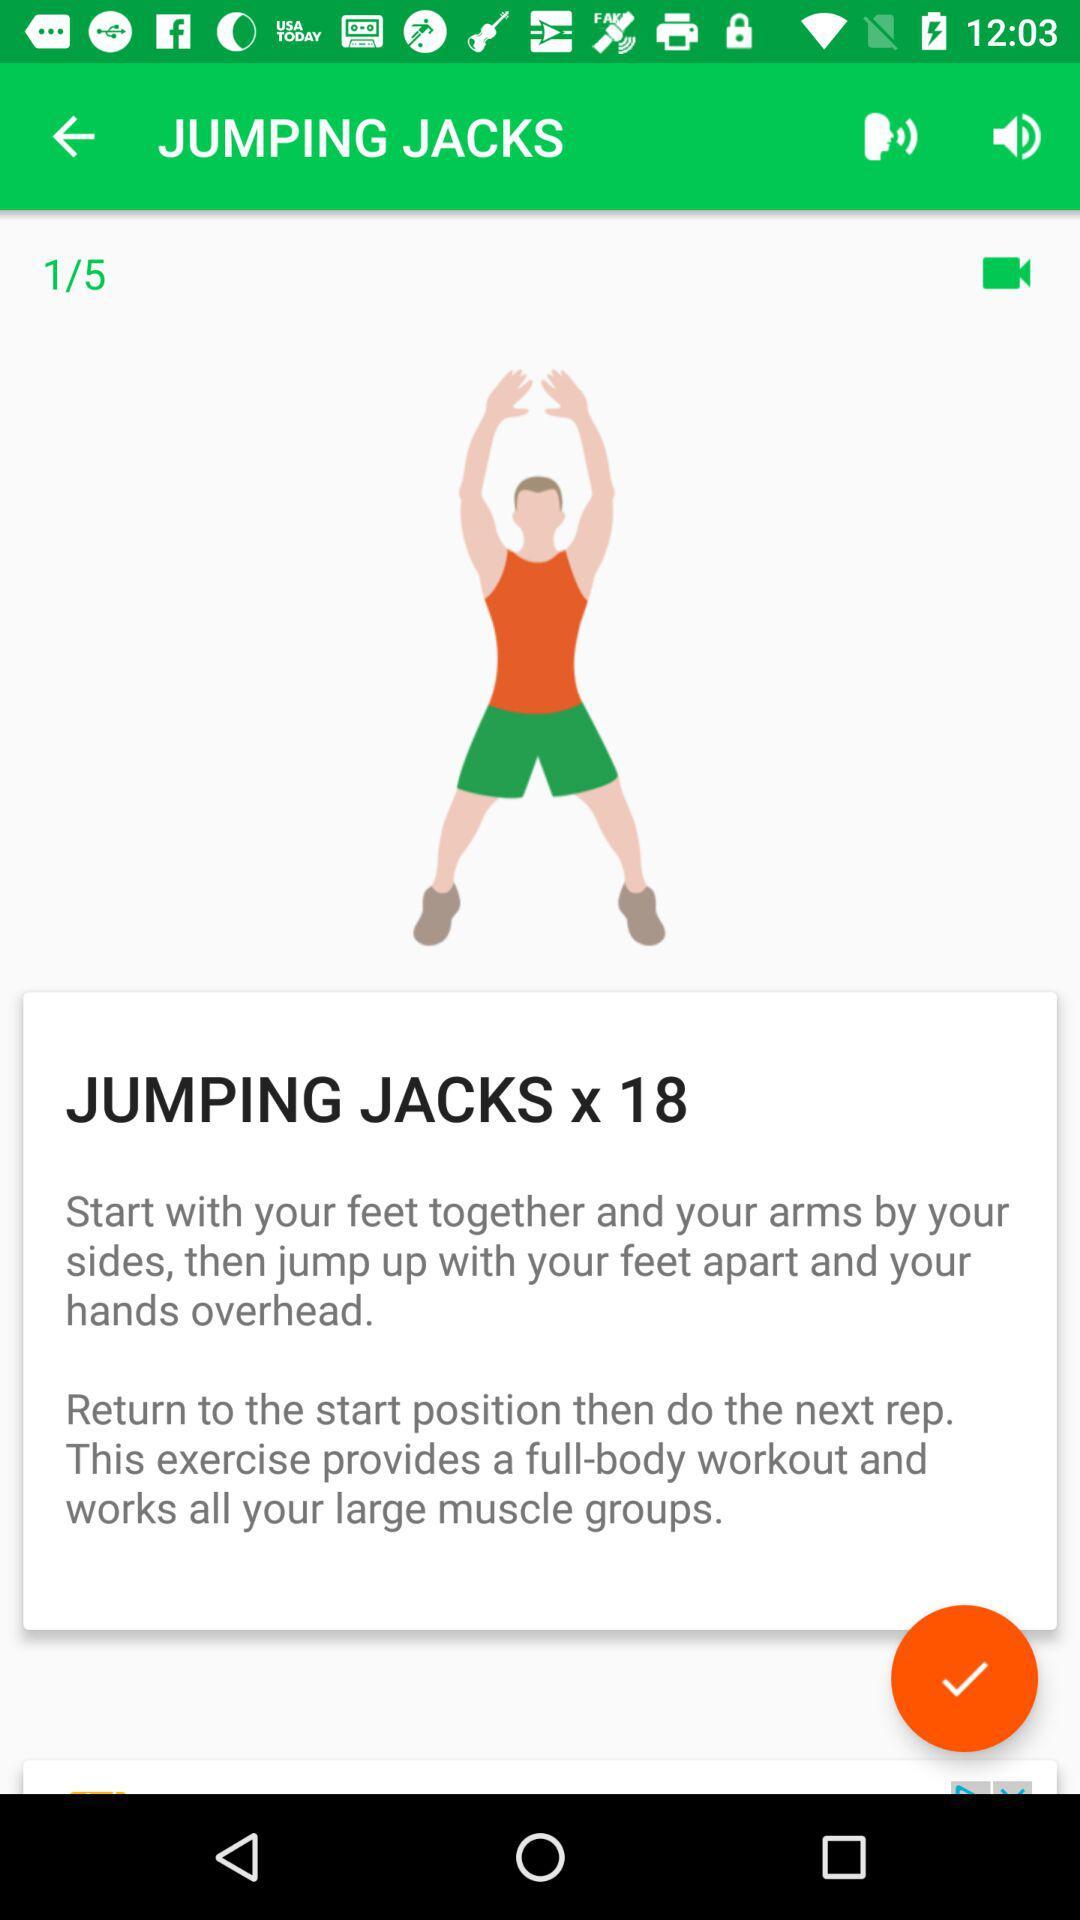 The width and height of the screenshot is (1080, 1920). I want to click on the app to the right of jumping jacks, so click(890, 135).